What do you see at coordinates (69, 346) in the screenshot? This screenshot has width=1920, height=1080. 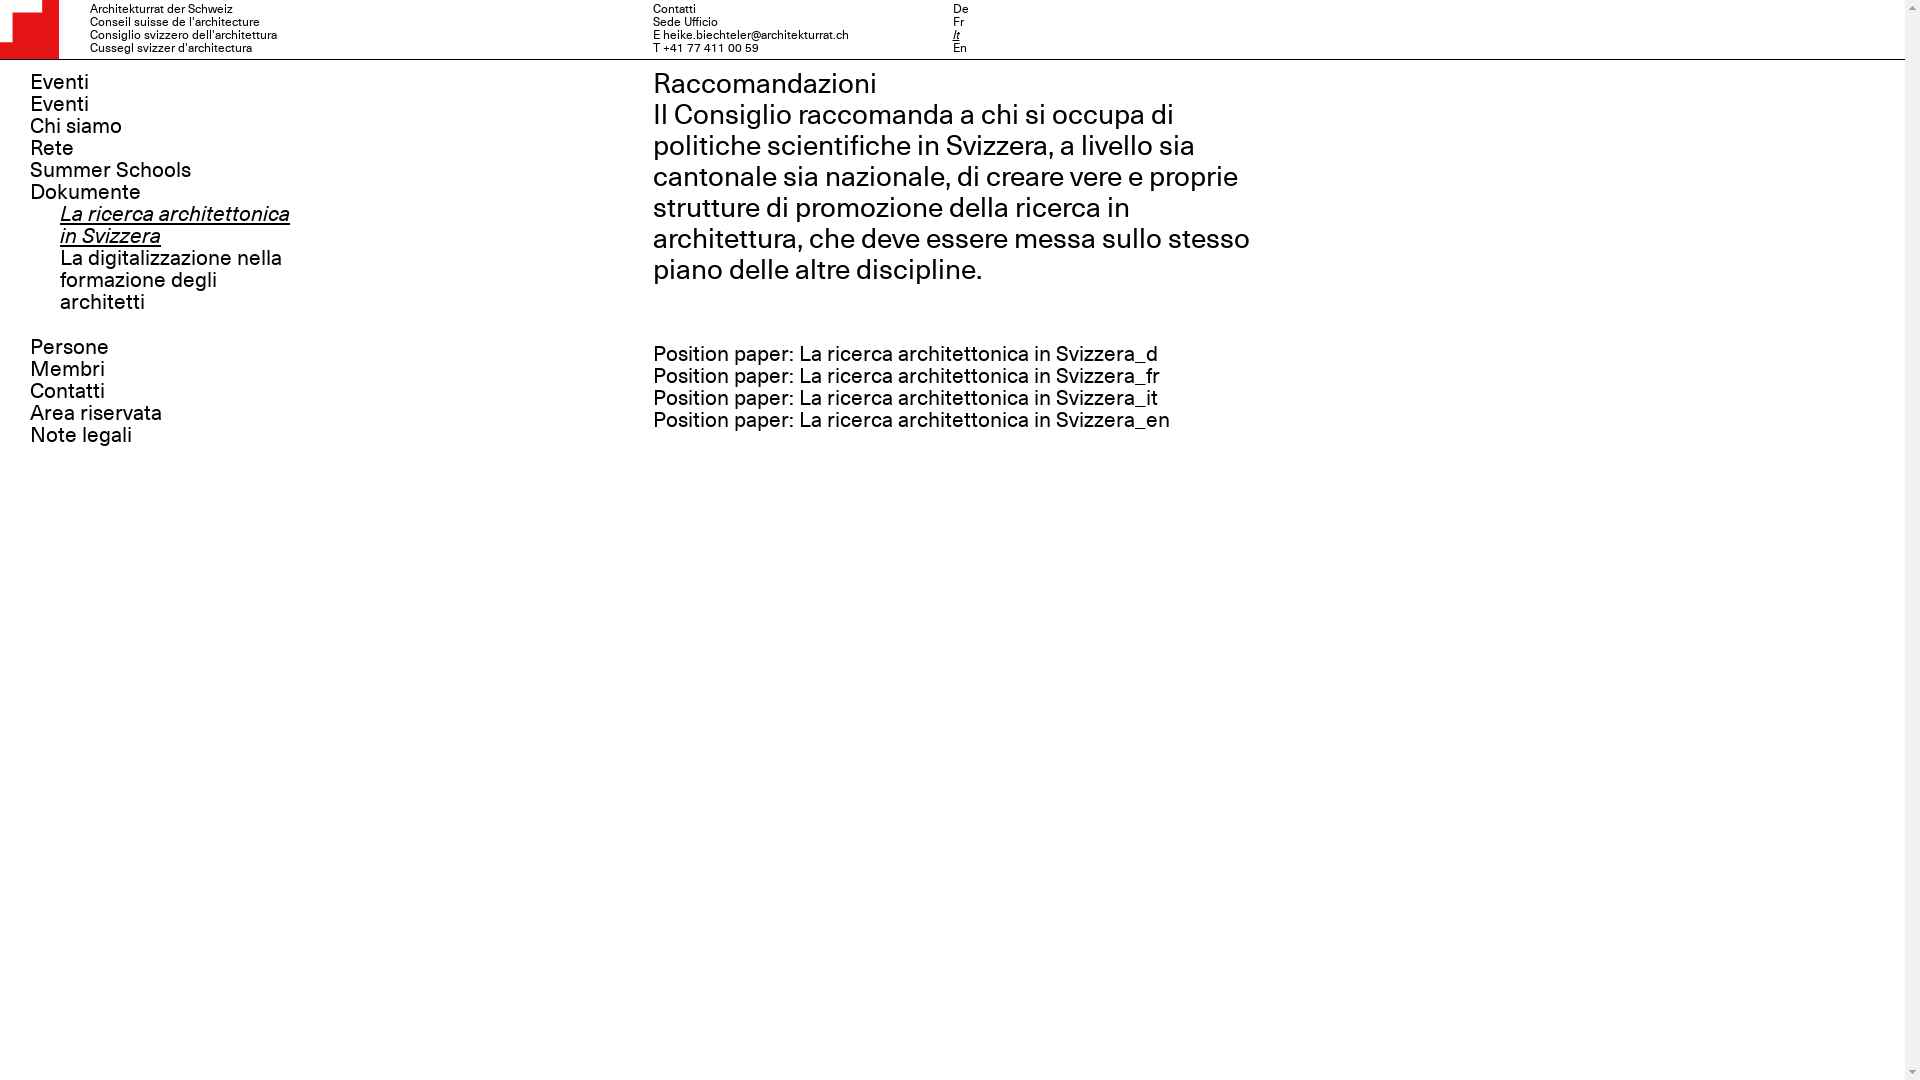 I see `'Persone'` at bounding box center [69, 346].